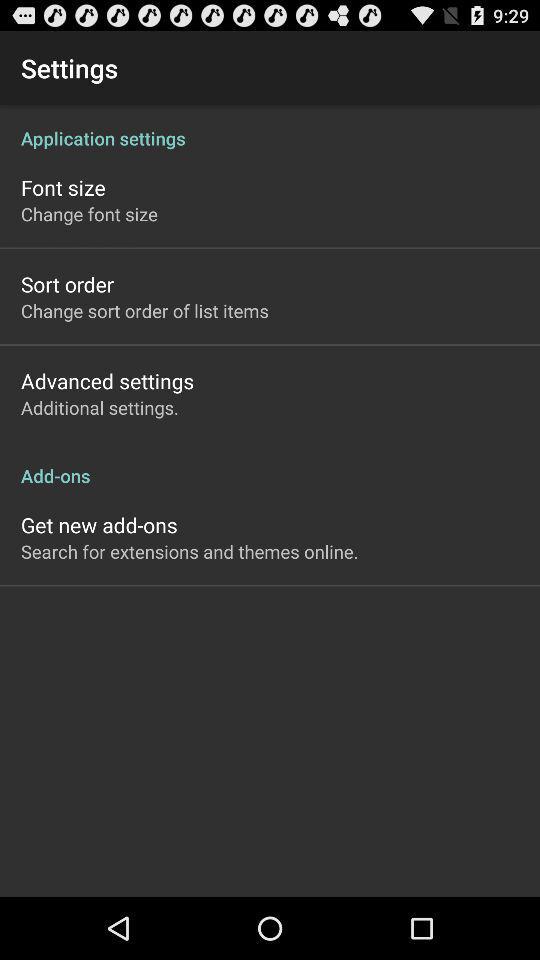 The height and width of the screenshot is (960, 540). Describe the element at coordinates (270, 126) in the screenshot. I see `the application settings at the top` at that location.